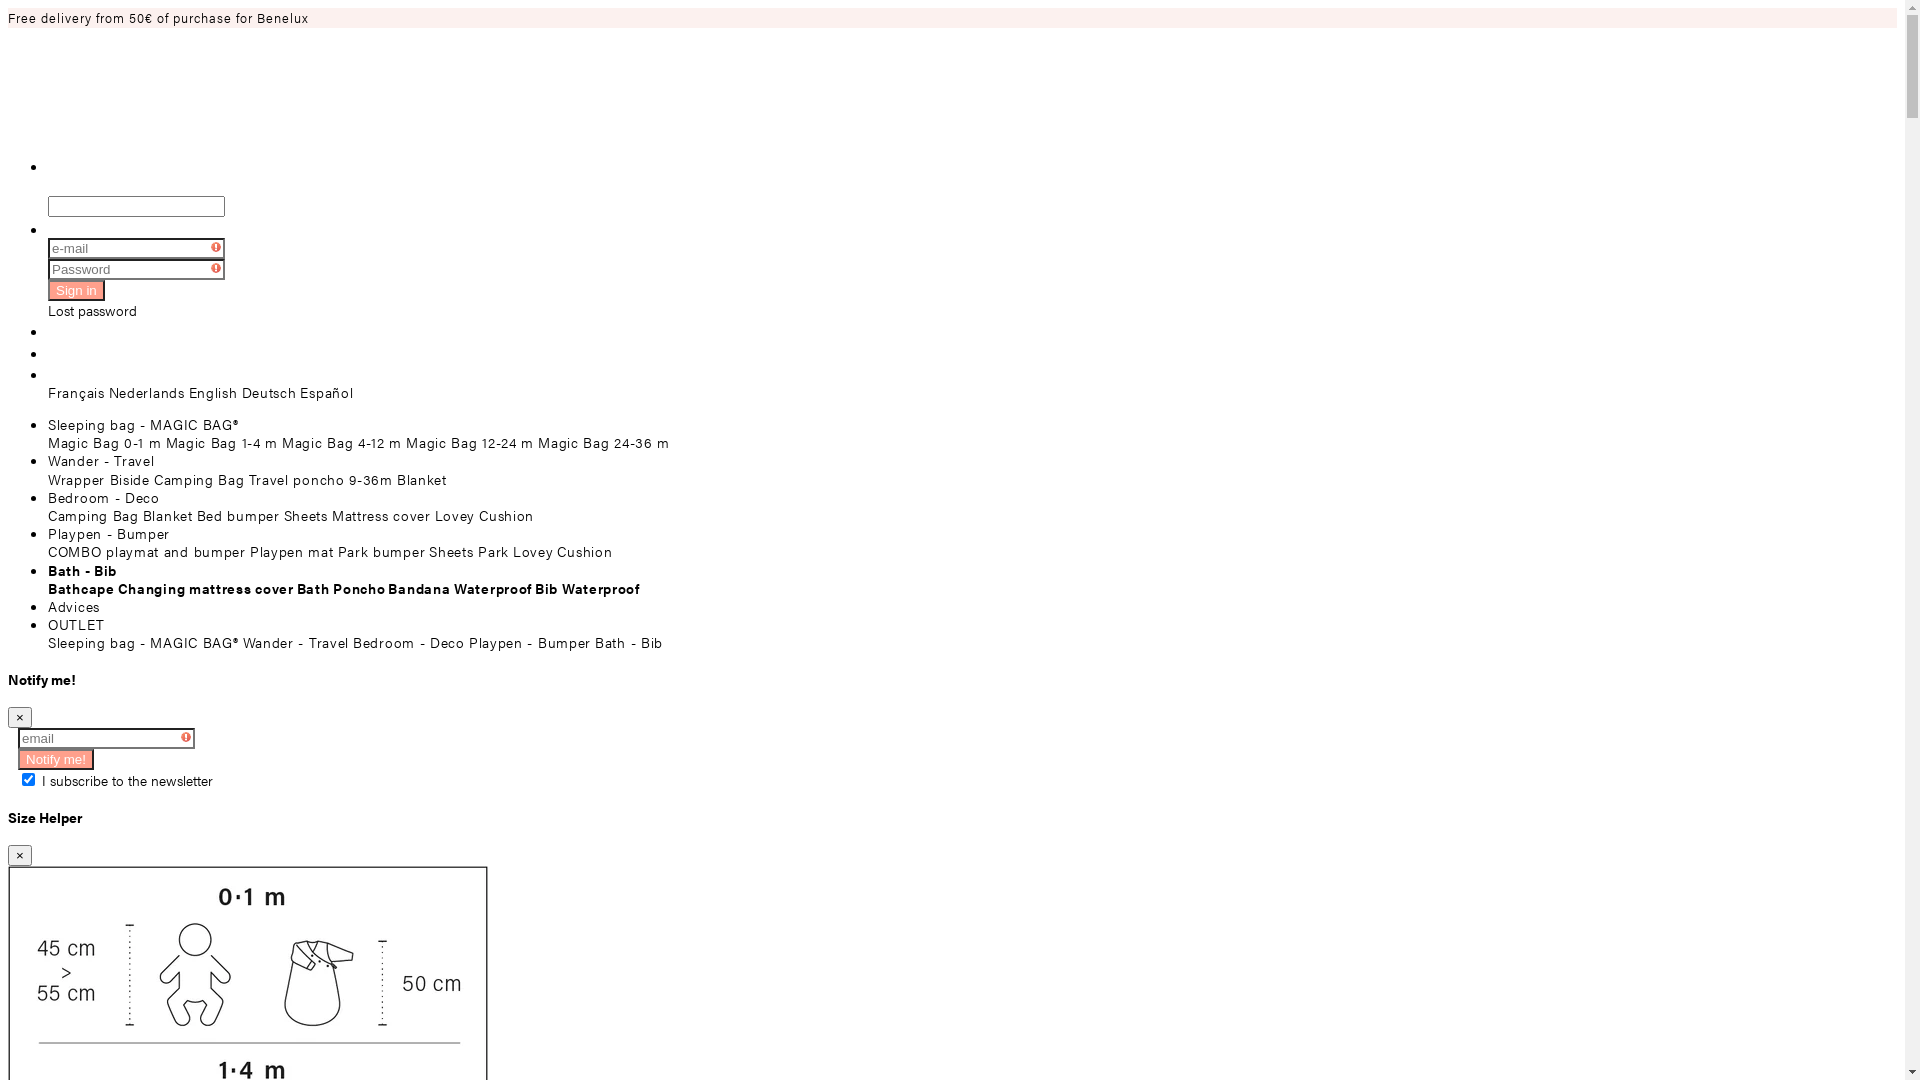  Describe the element at coordinates (146, 392) in the screenshot. I see `'Nederlands'` at that location.